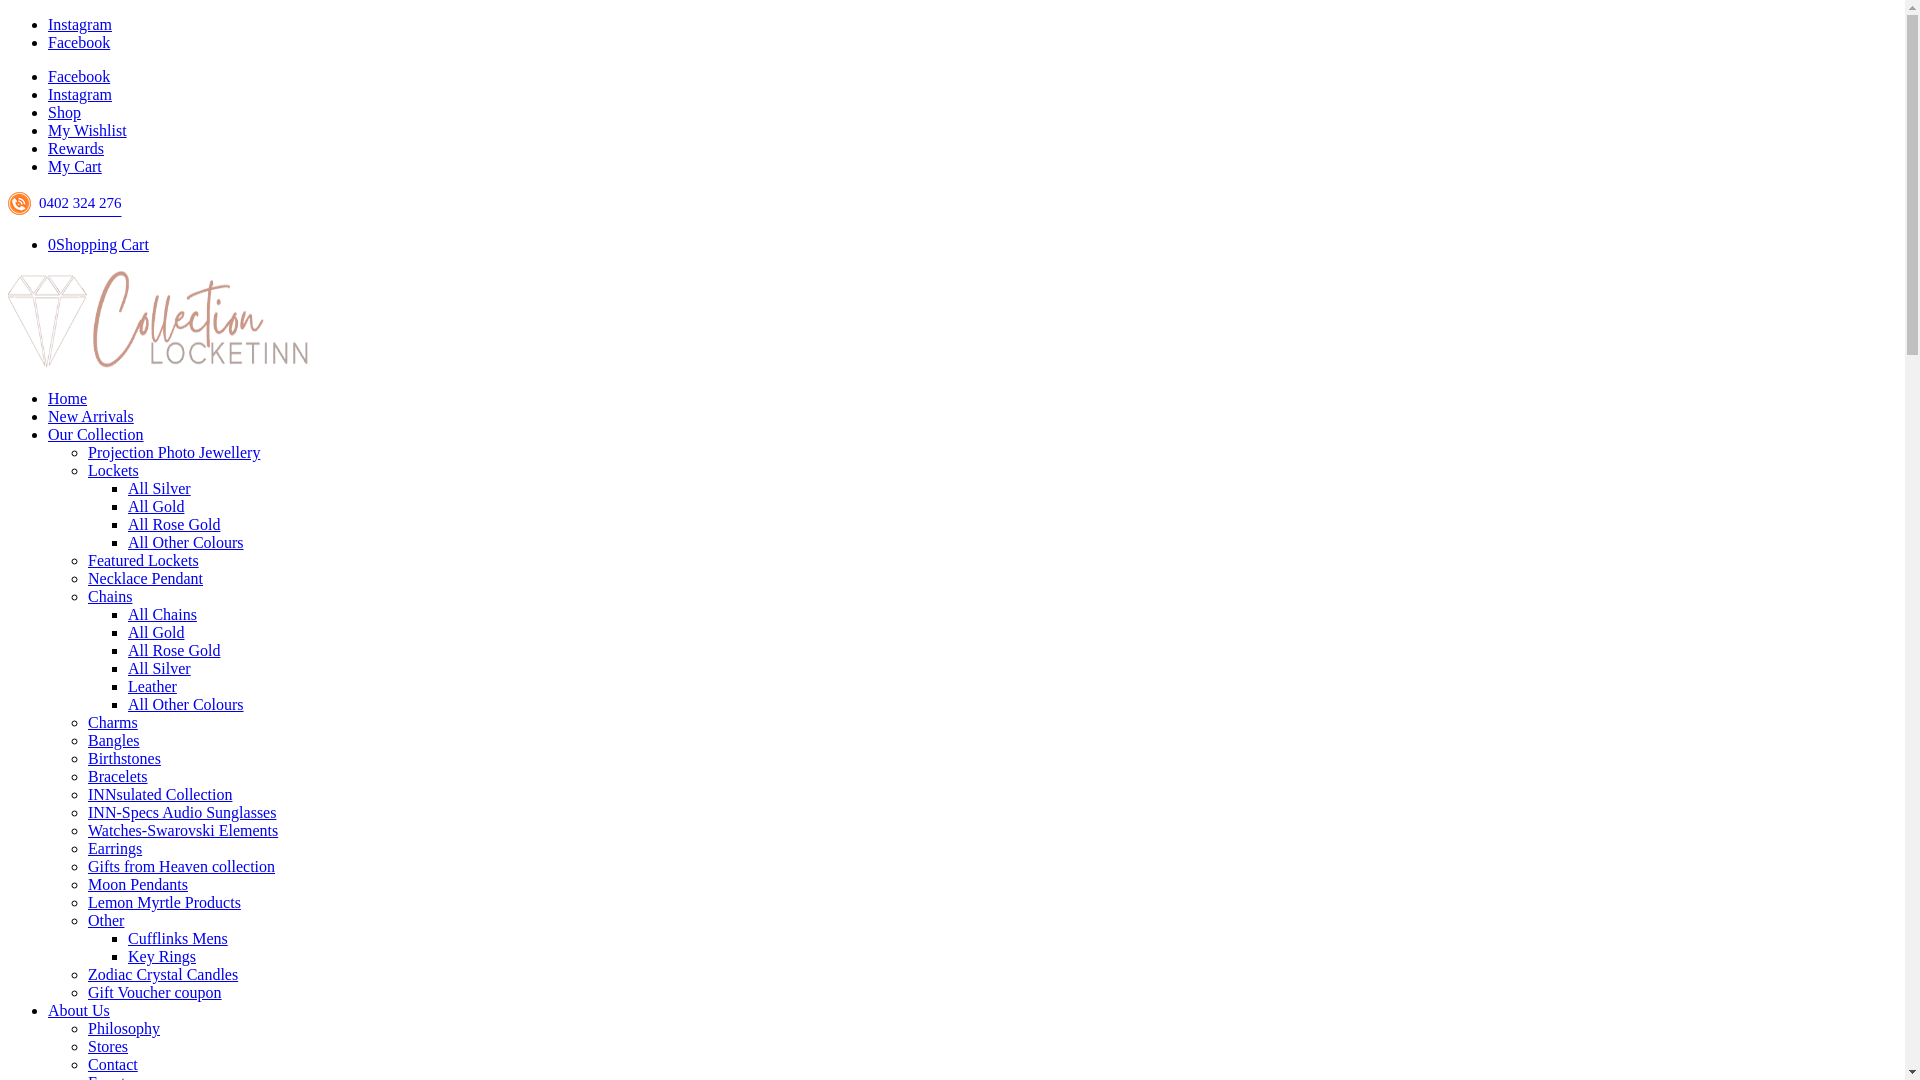 This screenshot has width=1920, height=1080. I want to click on 'Contact', so click(112, 1063).